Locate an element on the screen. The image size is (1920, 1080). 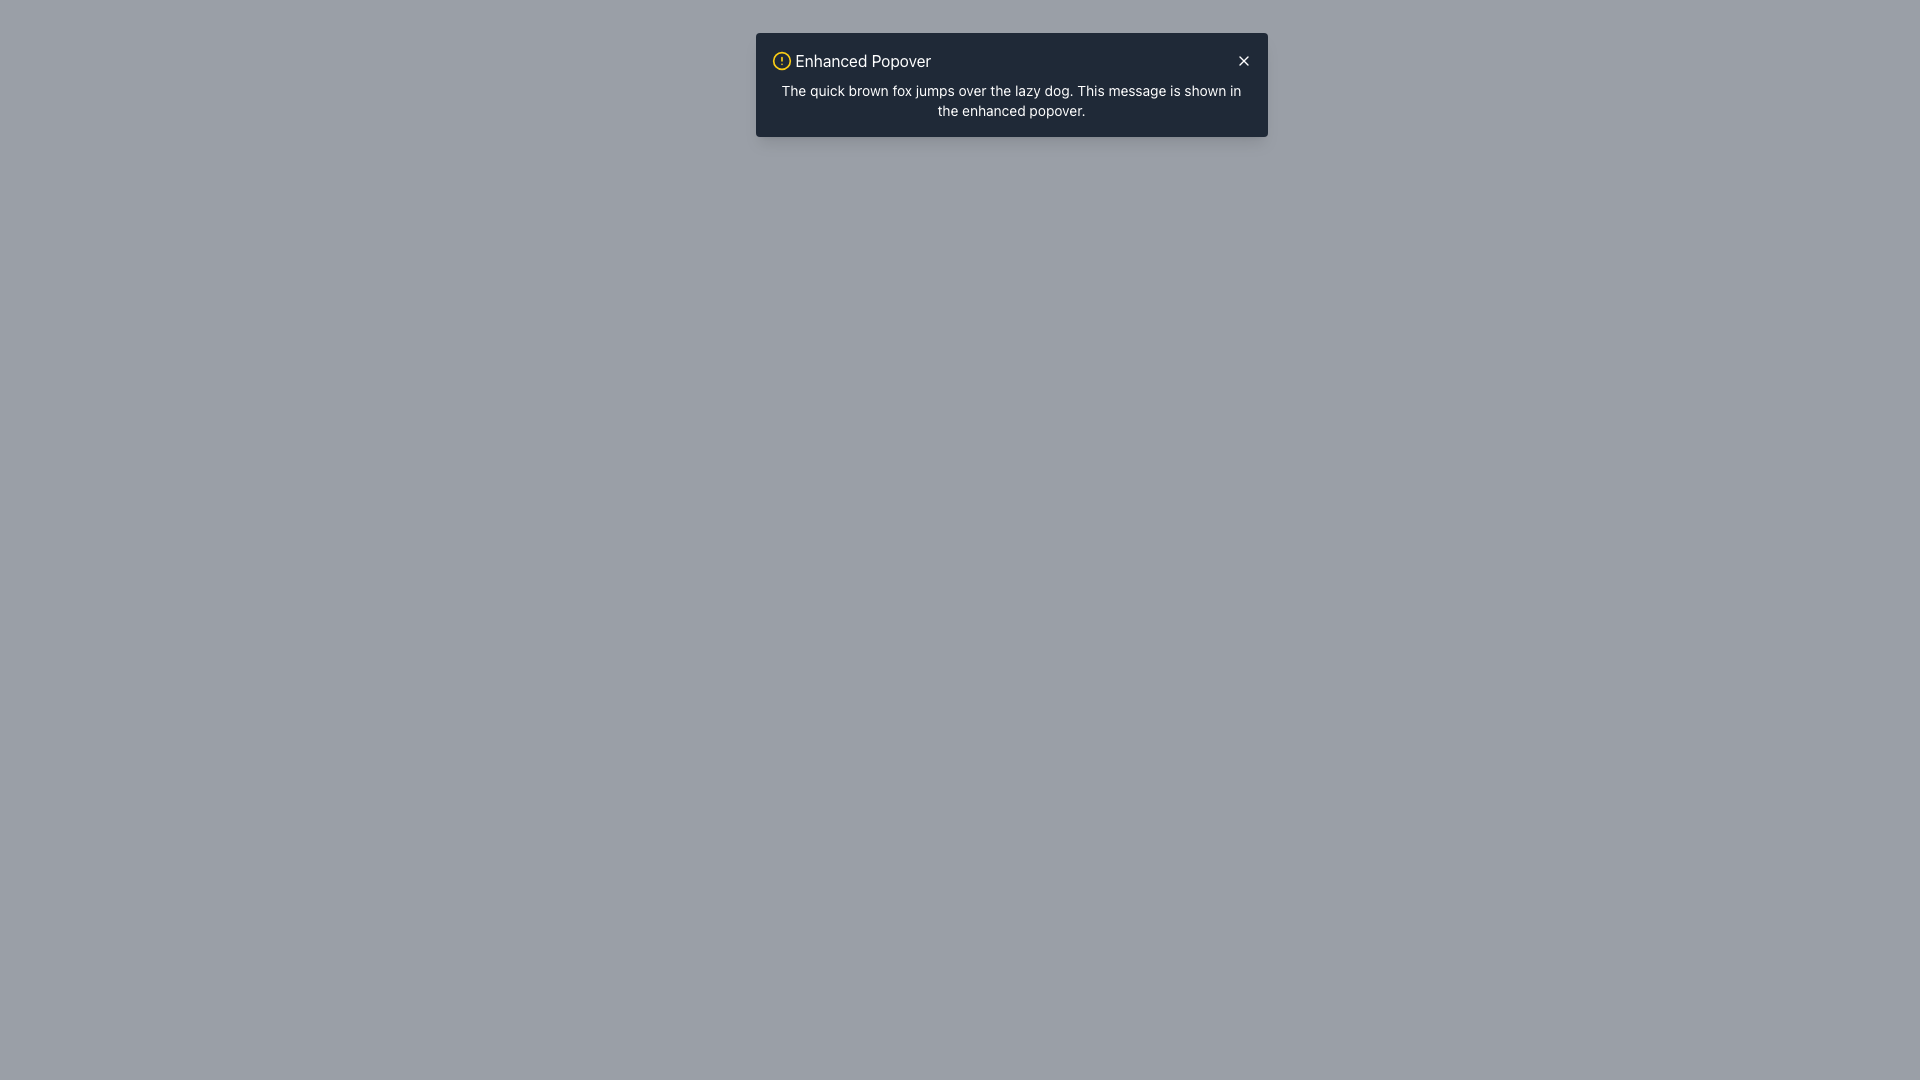
the close button located in the upper-right corner of the popover header, to the right of the text 'Enhanced Popover' is located at coordinates (1242, 60).